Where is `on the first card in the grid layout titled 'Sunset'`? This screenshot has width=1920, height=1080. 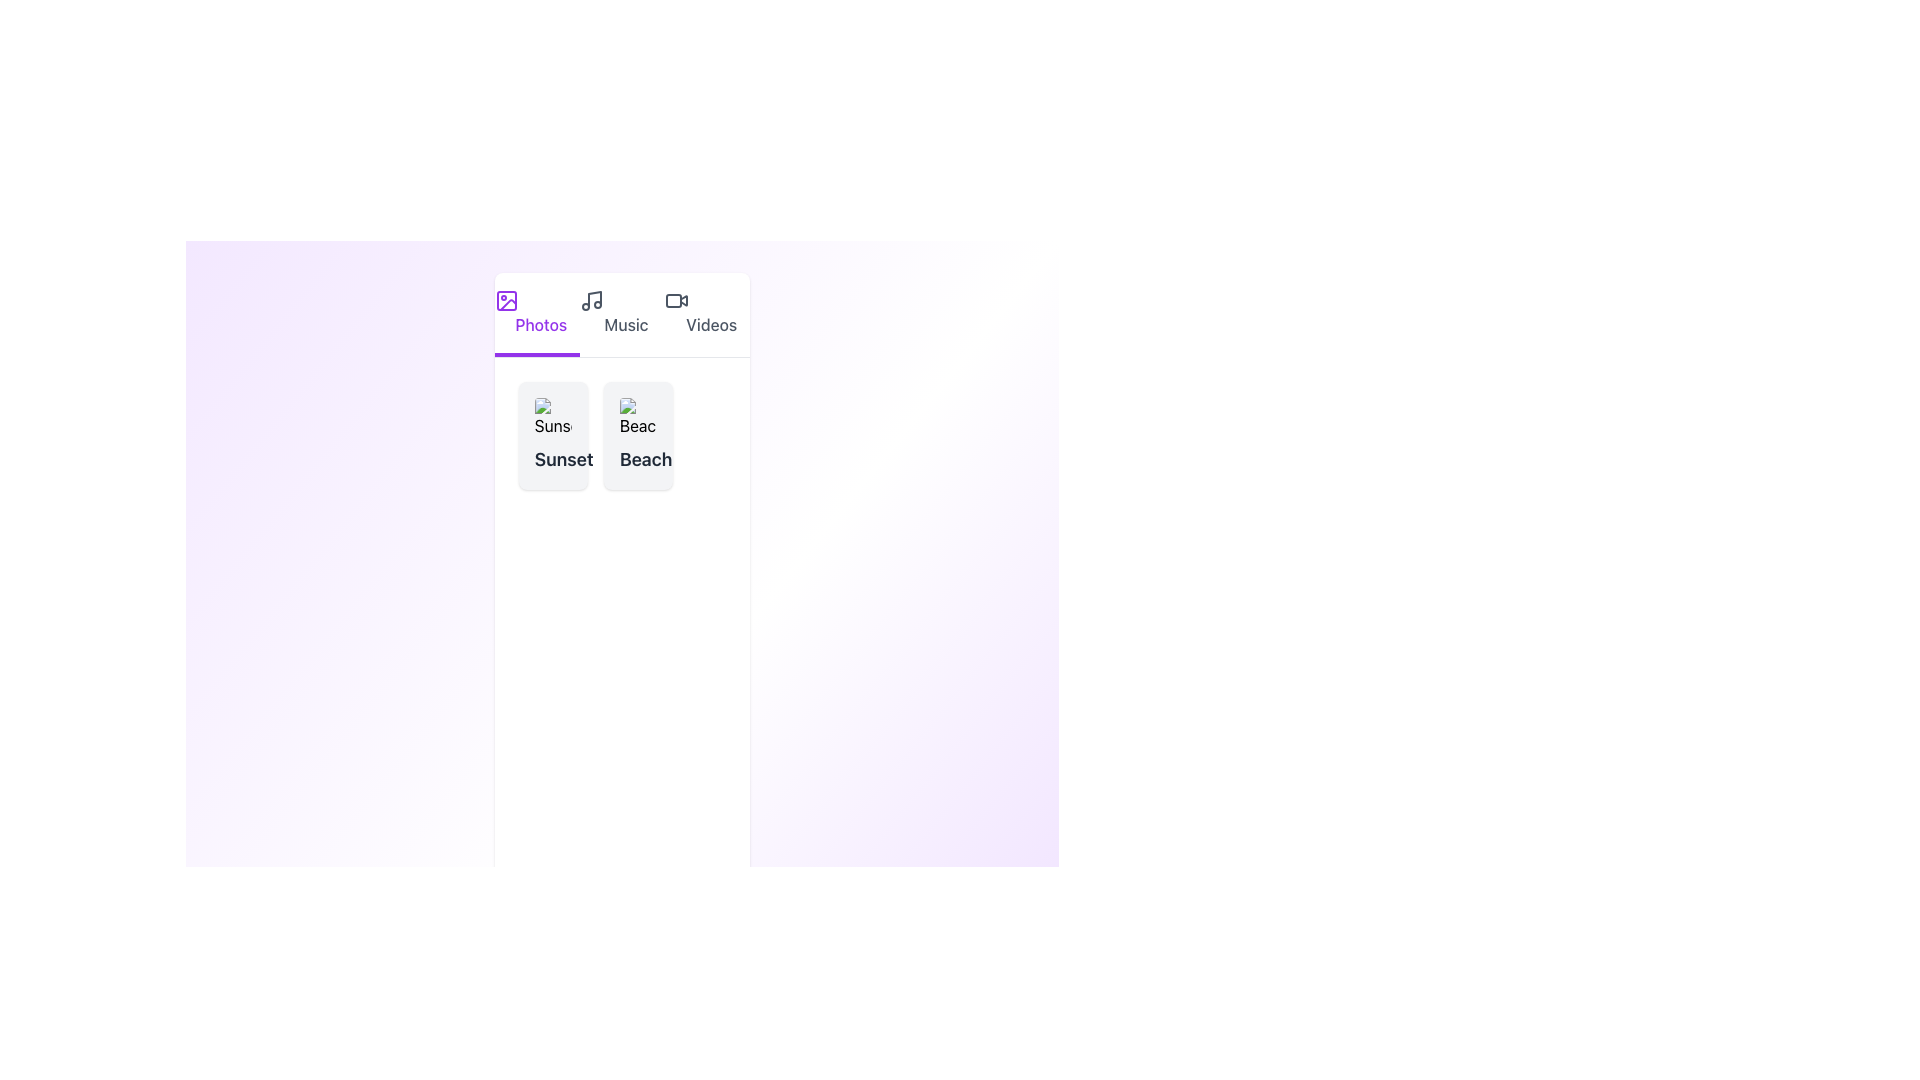
on the first card in the grid layout titled 'Sunset' is located at coordinates (553, 434).